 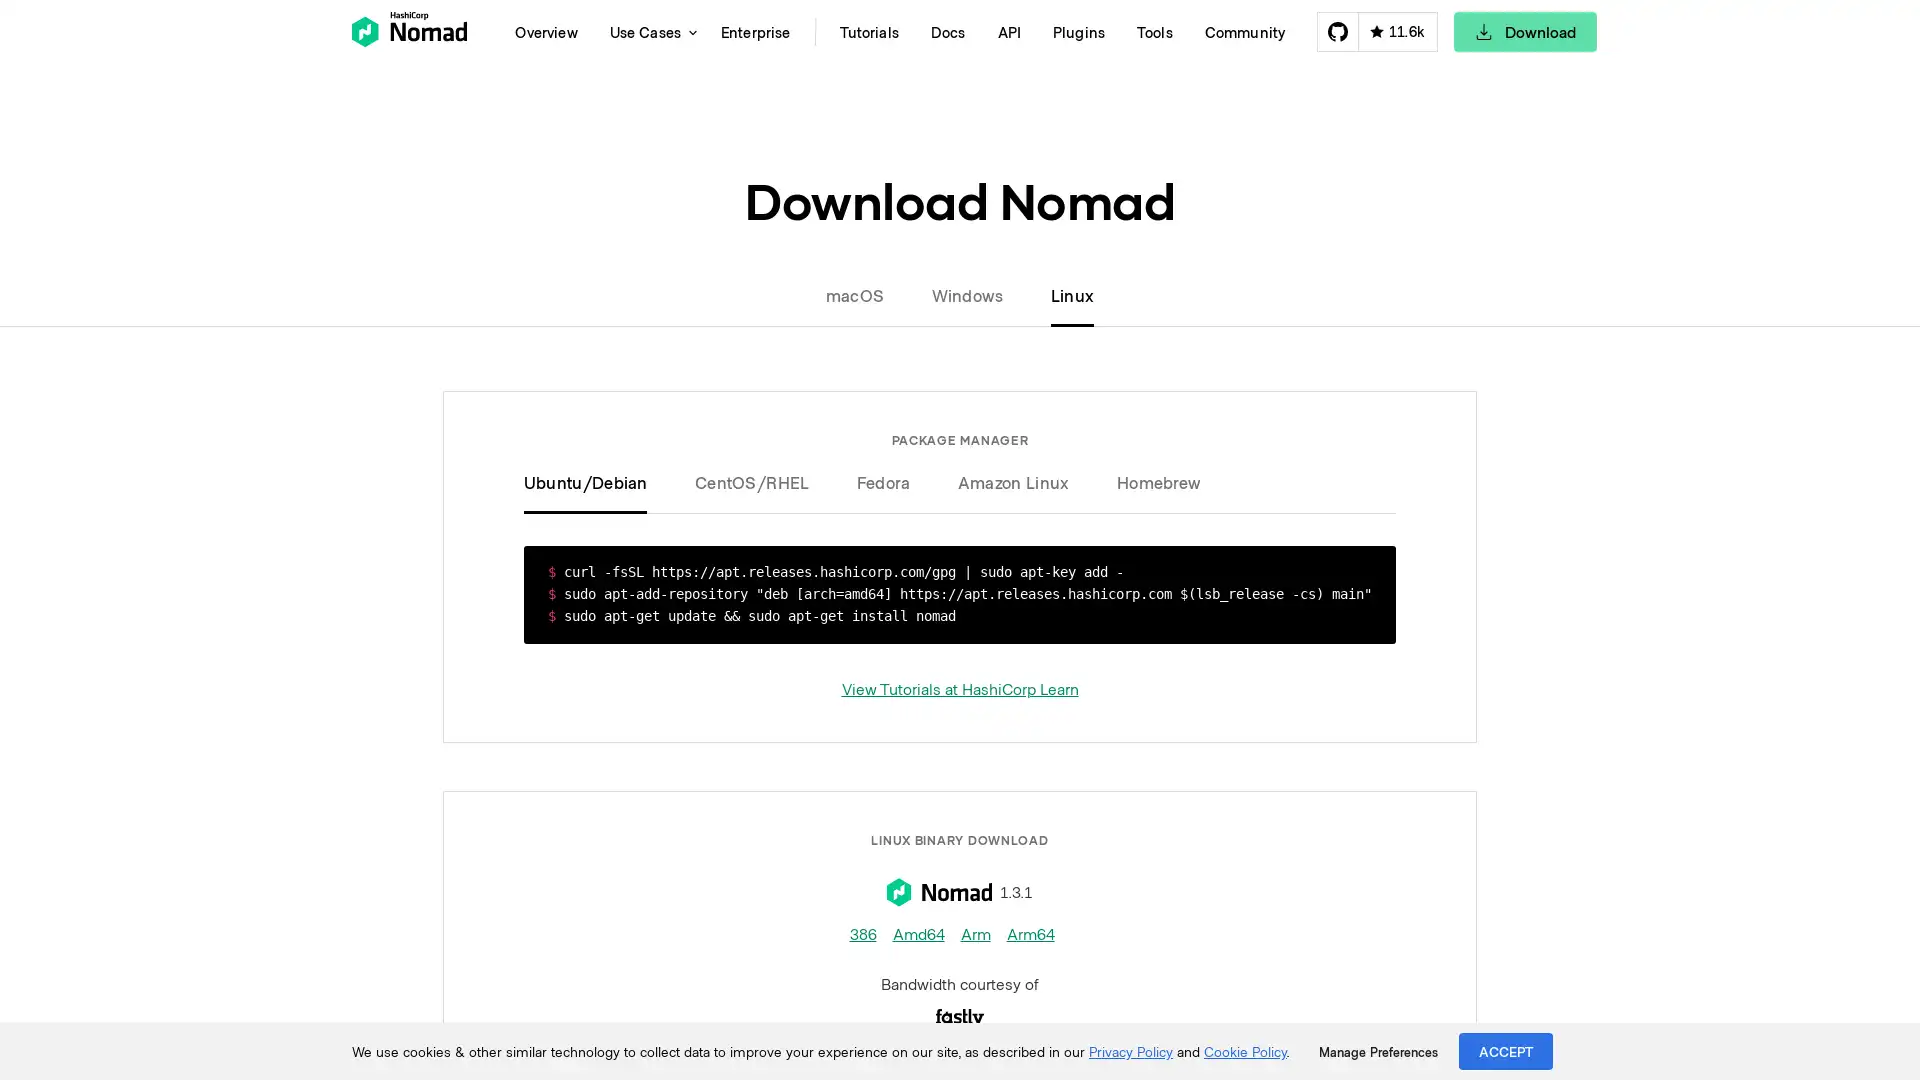 I want to click on Fedora, so click(x=882, y=482).